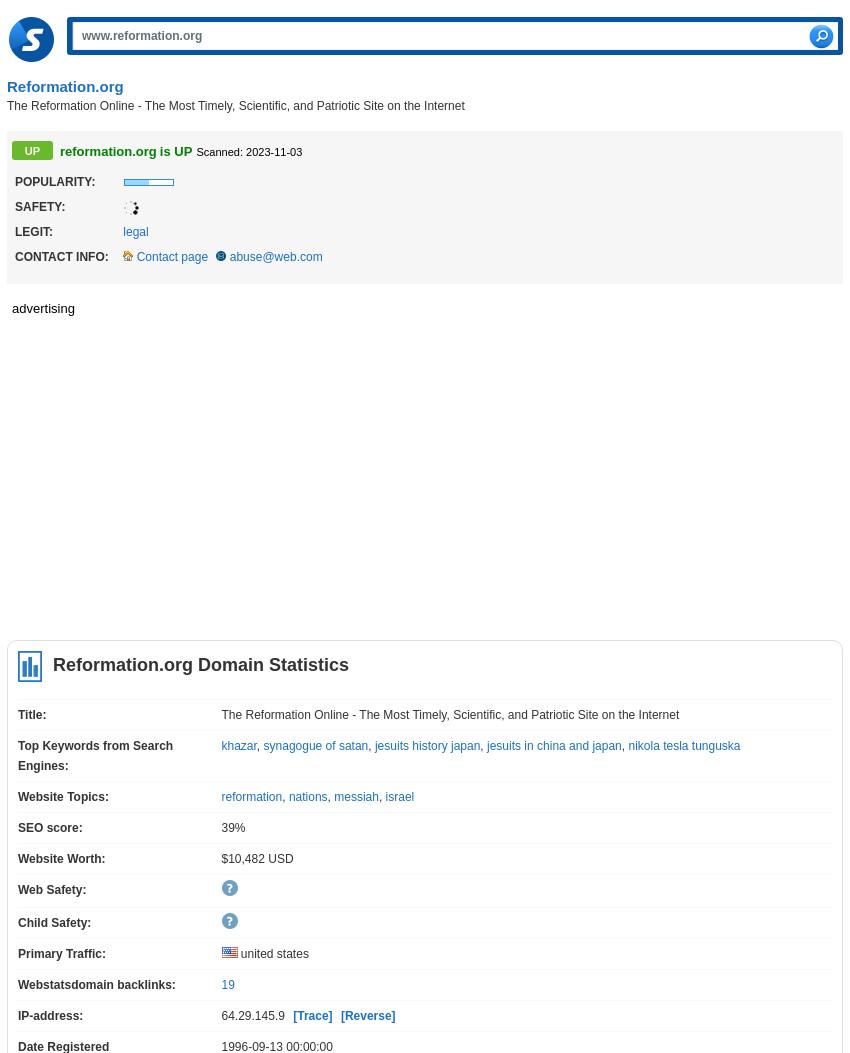 Image resolution: width=850 pixels, height=1053 pixels. What do you see at coordinates (61, 256) in the screenshot?
I see `'Contact info:'` at bounding box center [61, 256].